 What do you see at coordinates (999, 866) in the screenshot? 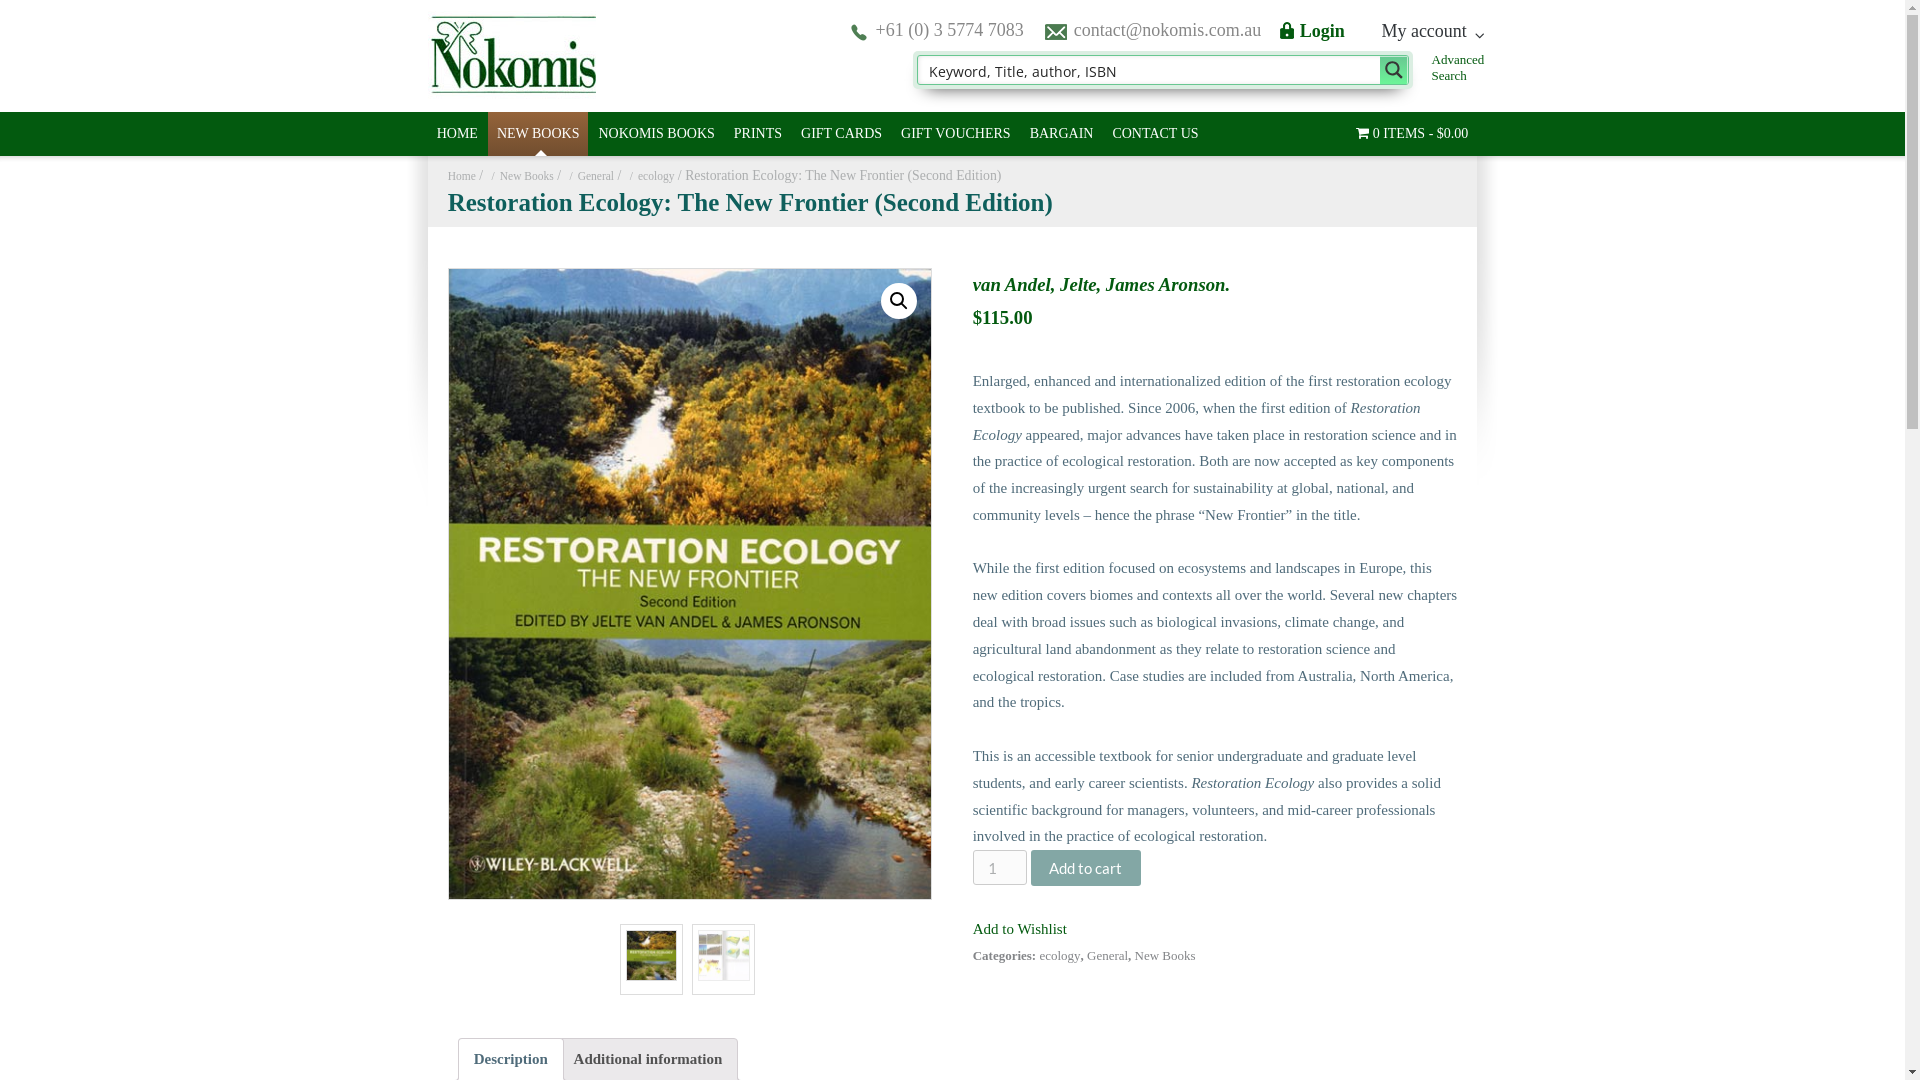
I see `'Qty'` at bounding box center [999, 866].